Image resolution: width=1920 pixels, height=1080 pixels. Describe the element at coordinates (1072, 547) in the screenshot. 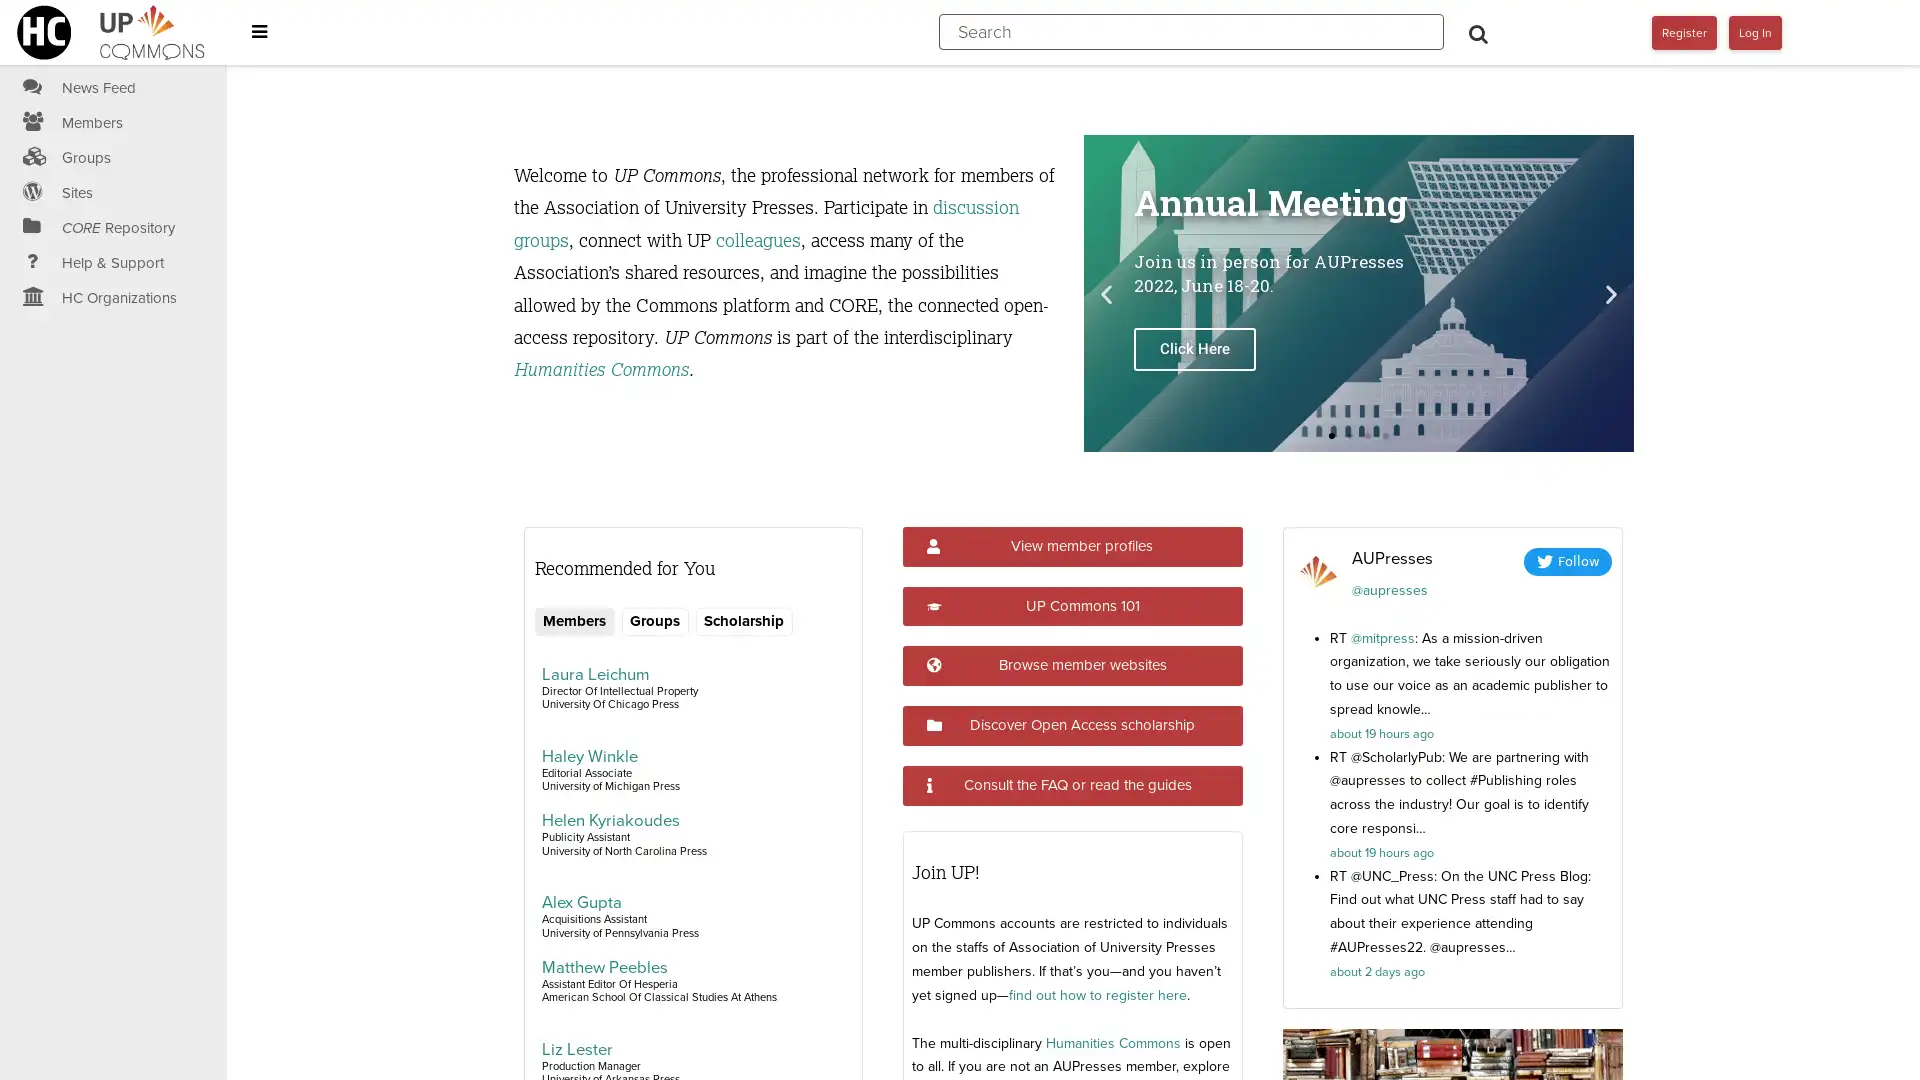

I see `View member profiles` at that location.